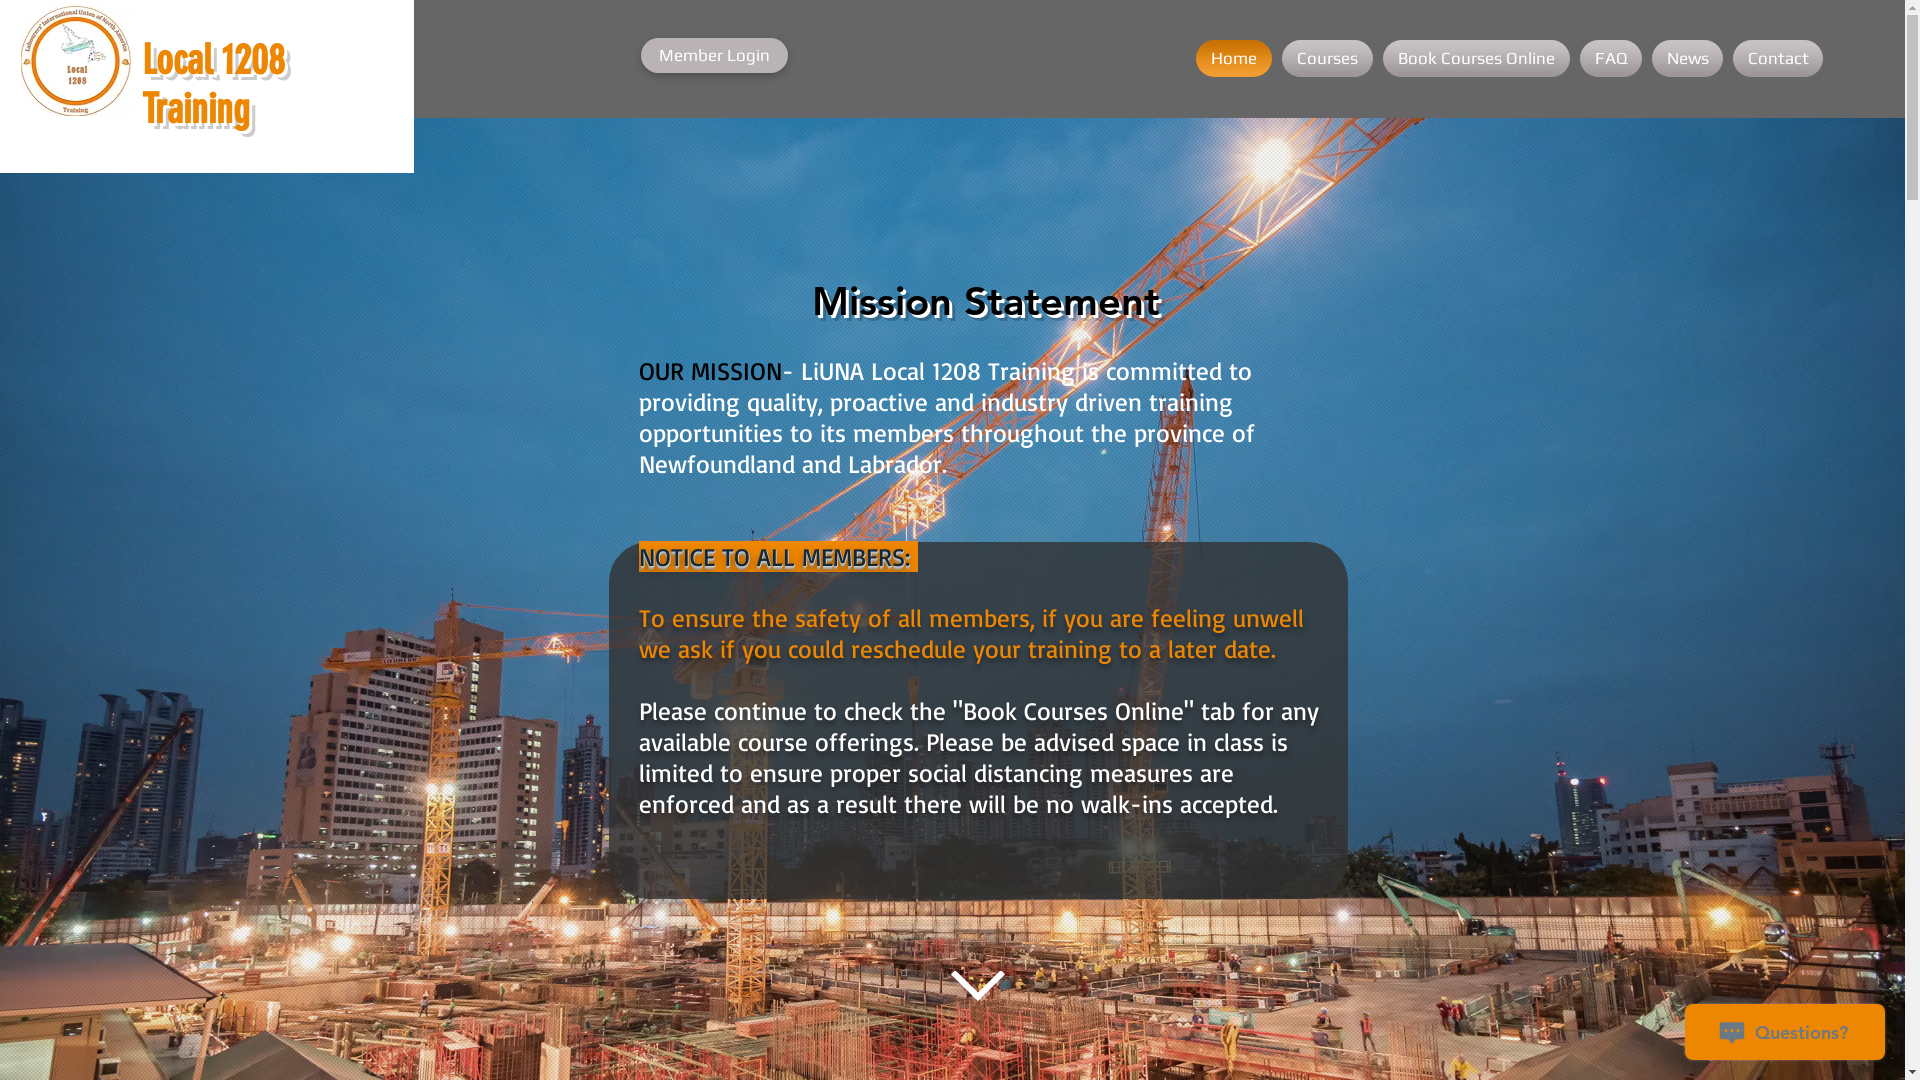 The image size is (1920, 1080). I want to click on 'FAQ', so click(1611, 57).